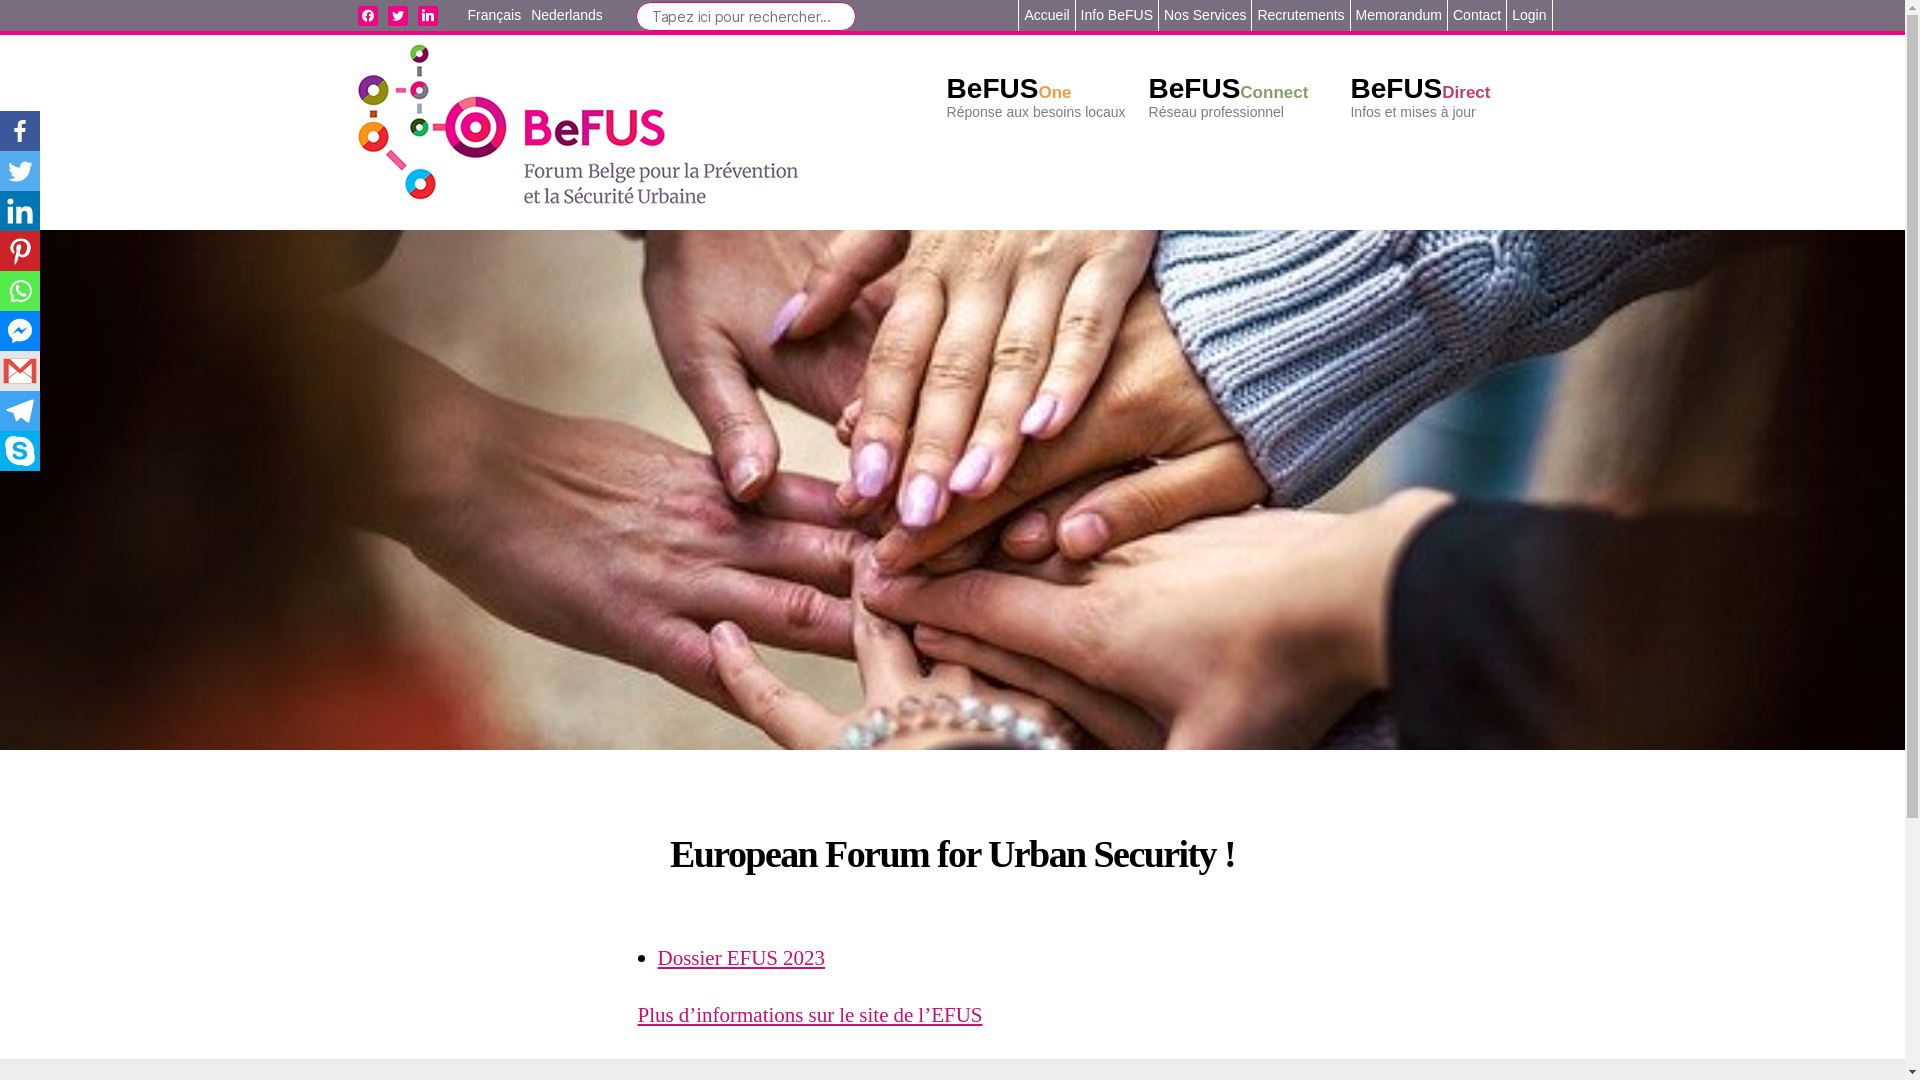 The height and width of the screenshot is (1080, 1920). Describe the element at coordinates (0, 211) in the screenshot. I see `'Linkedin'` at that location.